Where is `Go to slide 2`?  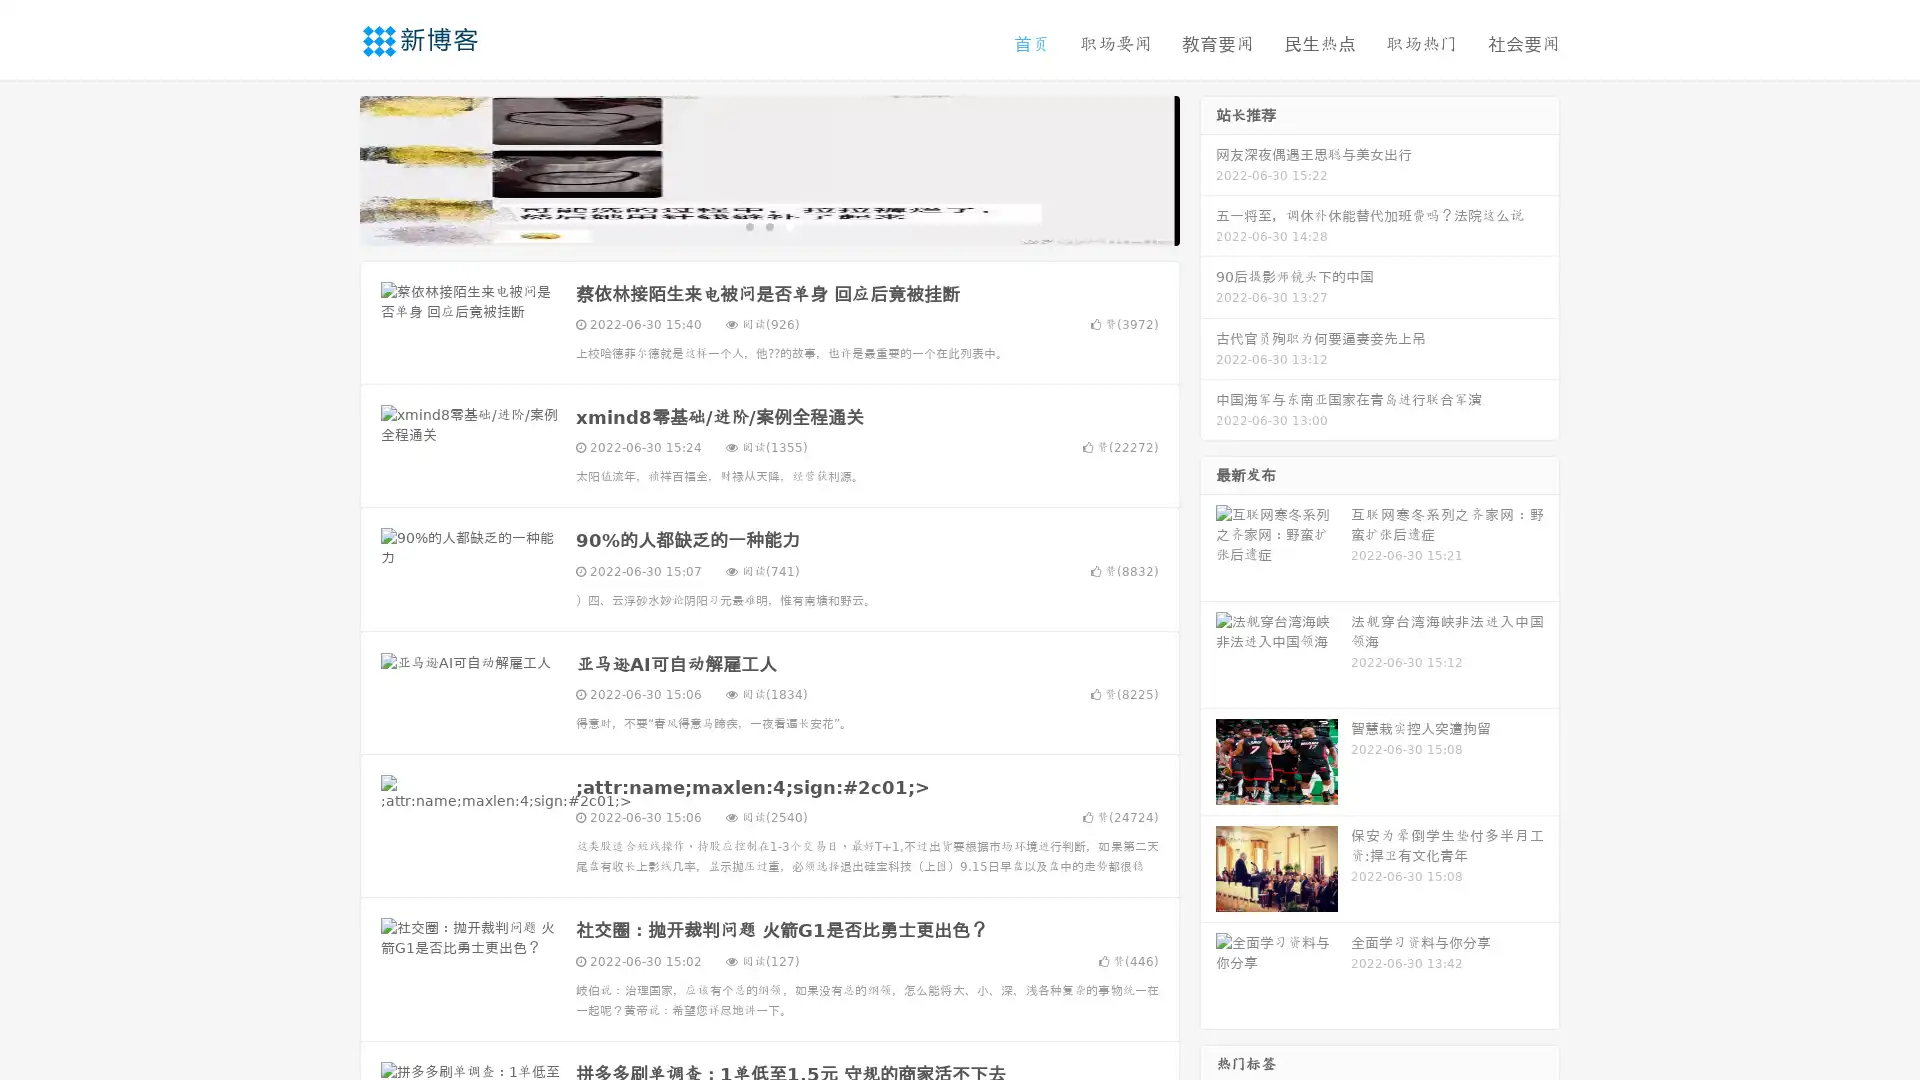
Go to slide 2 is located at coordinates (768, 225).